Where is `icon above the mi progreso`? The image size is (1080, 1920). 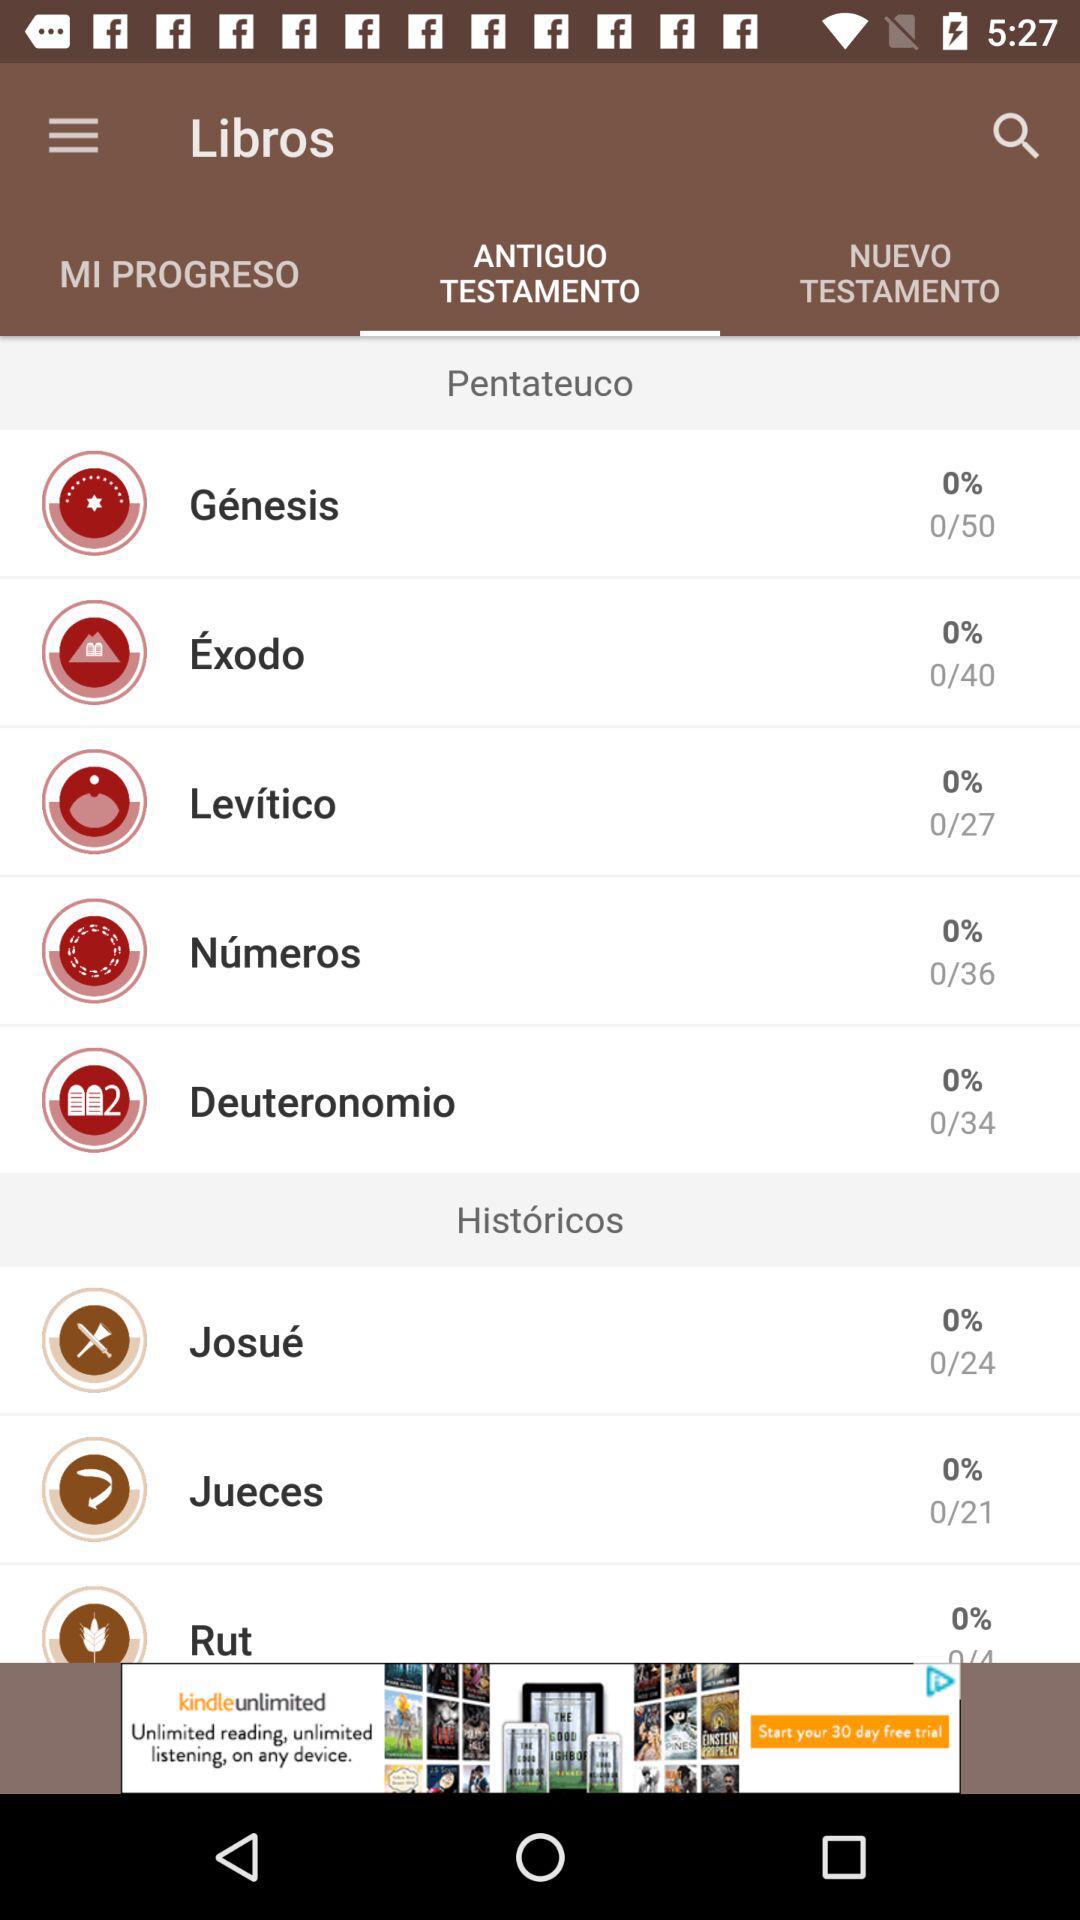
icon above the mi progreso is located at coordinates (72, 135).